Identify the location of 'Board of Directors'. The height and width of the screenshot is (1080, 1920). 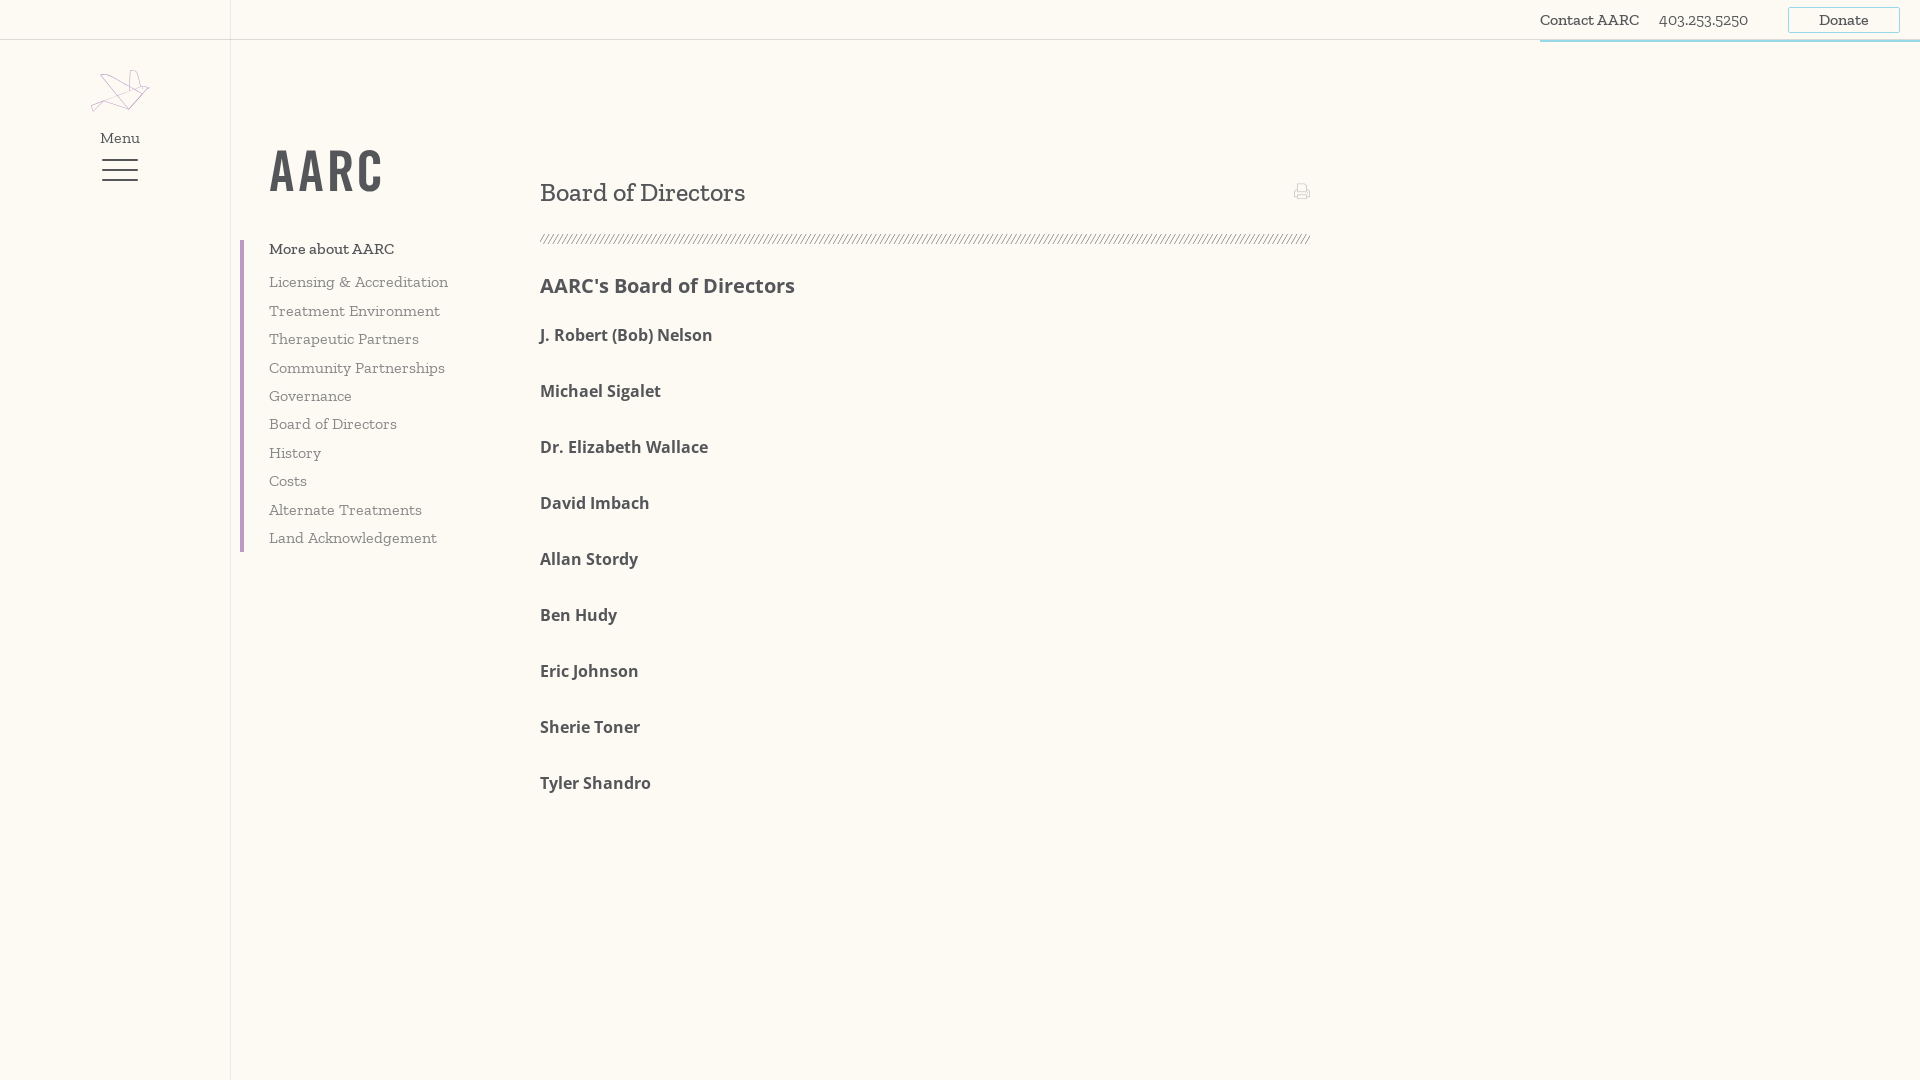
(374, 423).